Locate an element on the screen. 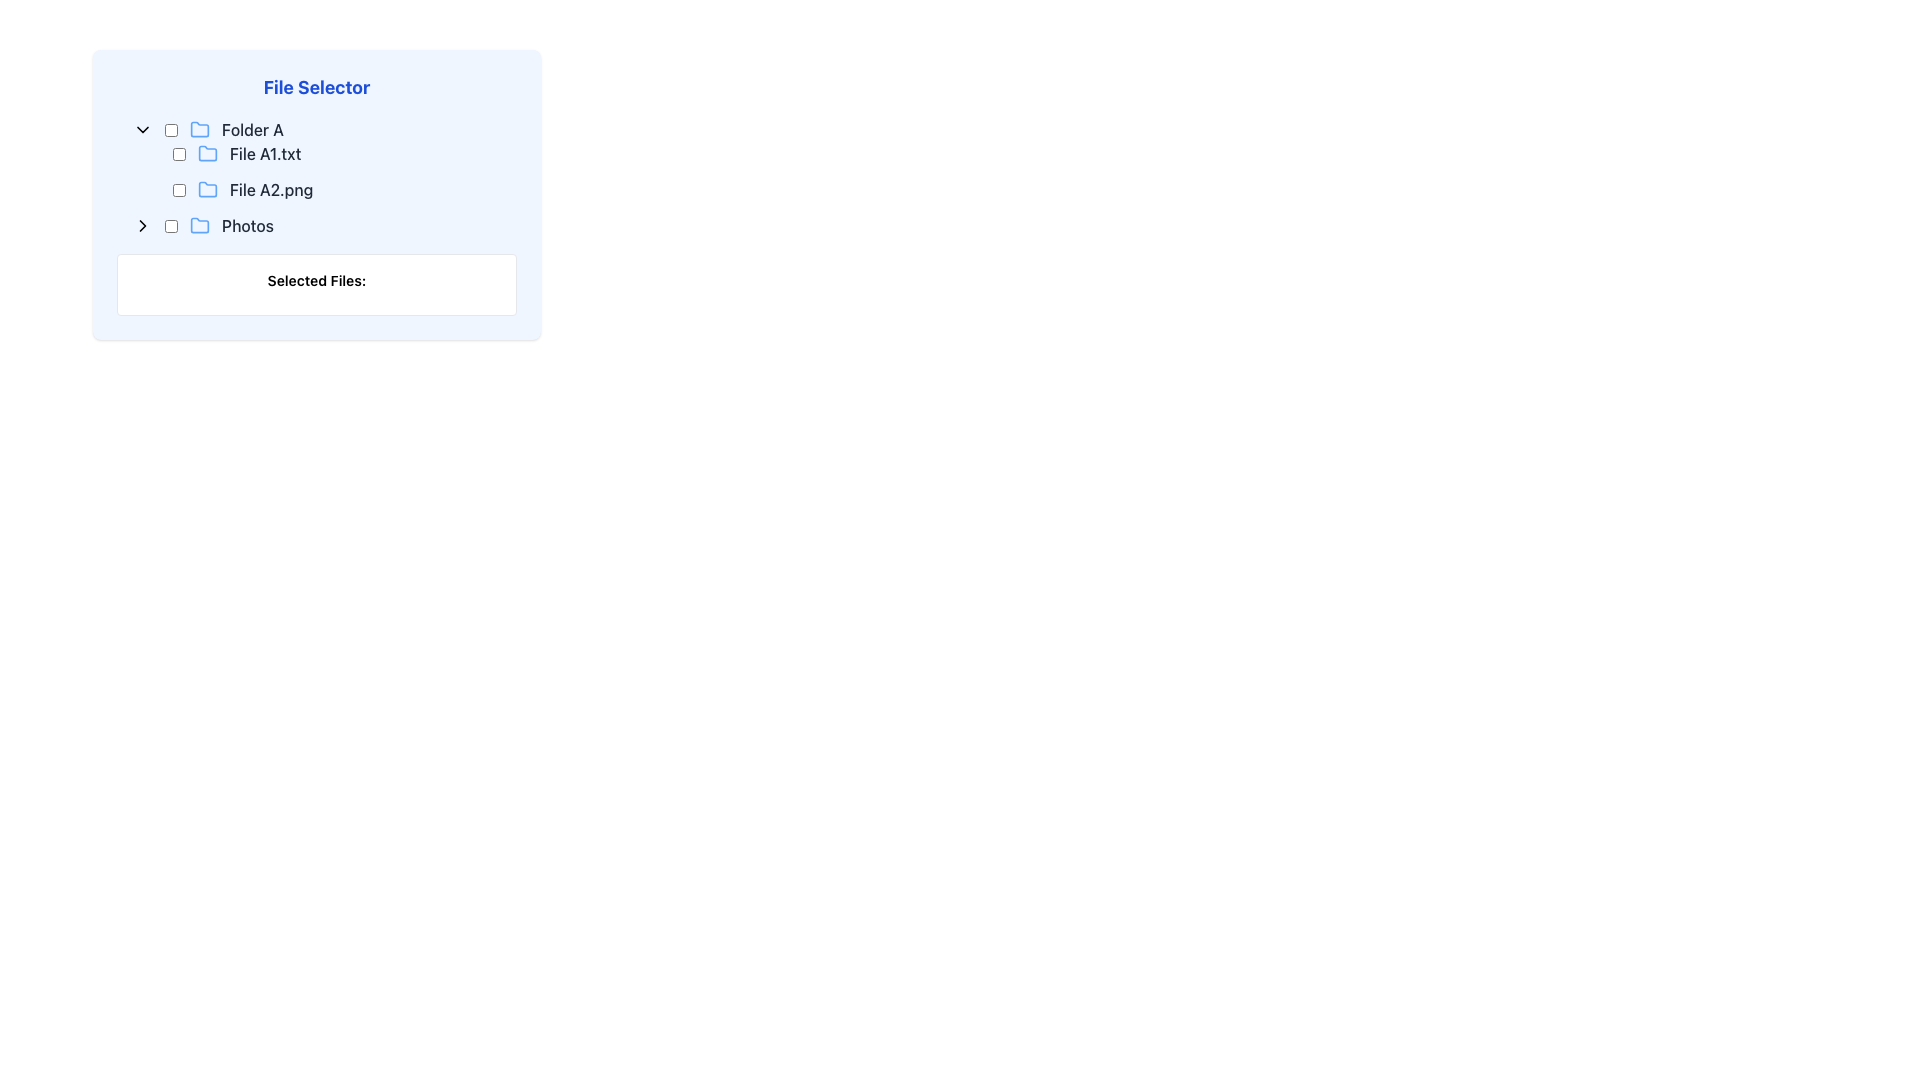 This screenshot has width=1920, height=1080. the folder icon representing 'Folder A' in the file selection layout, located below the title 'File Selector' is located at coordinates (200, 130).